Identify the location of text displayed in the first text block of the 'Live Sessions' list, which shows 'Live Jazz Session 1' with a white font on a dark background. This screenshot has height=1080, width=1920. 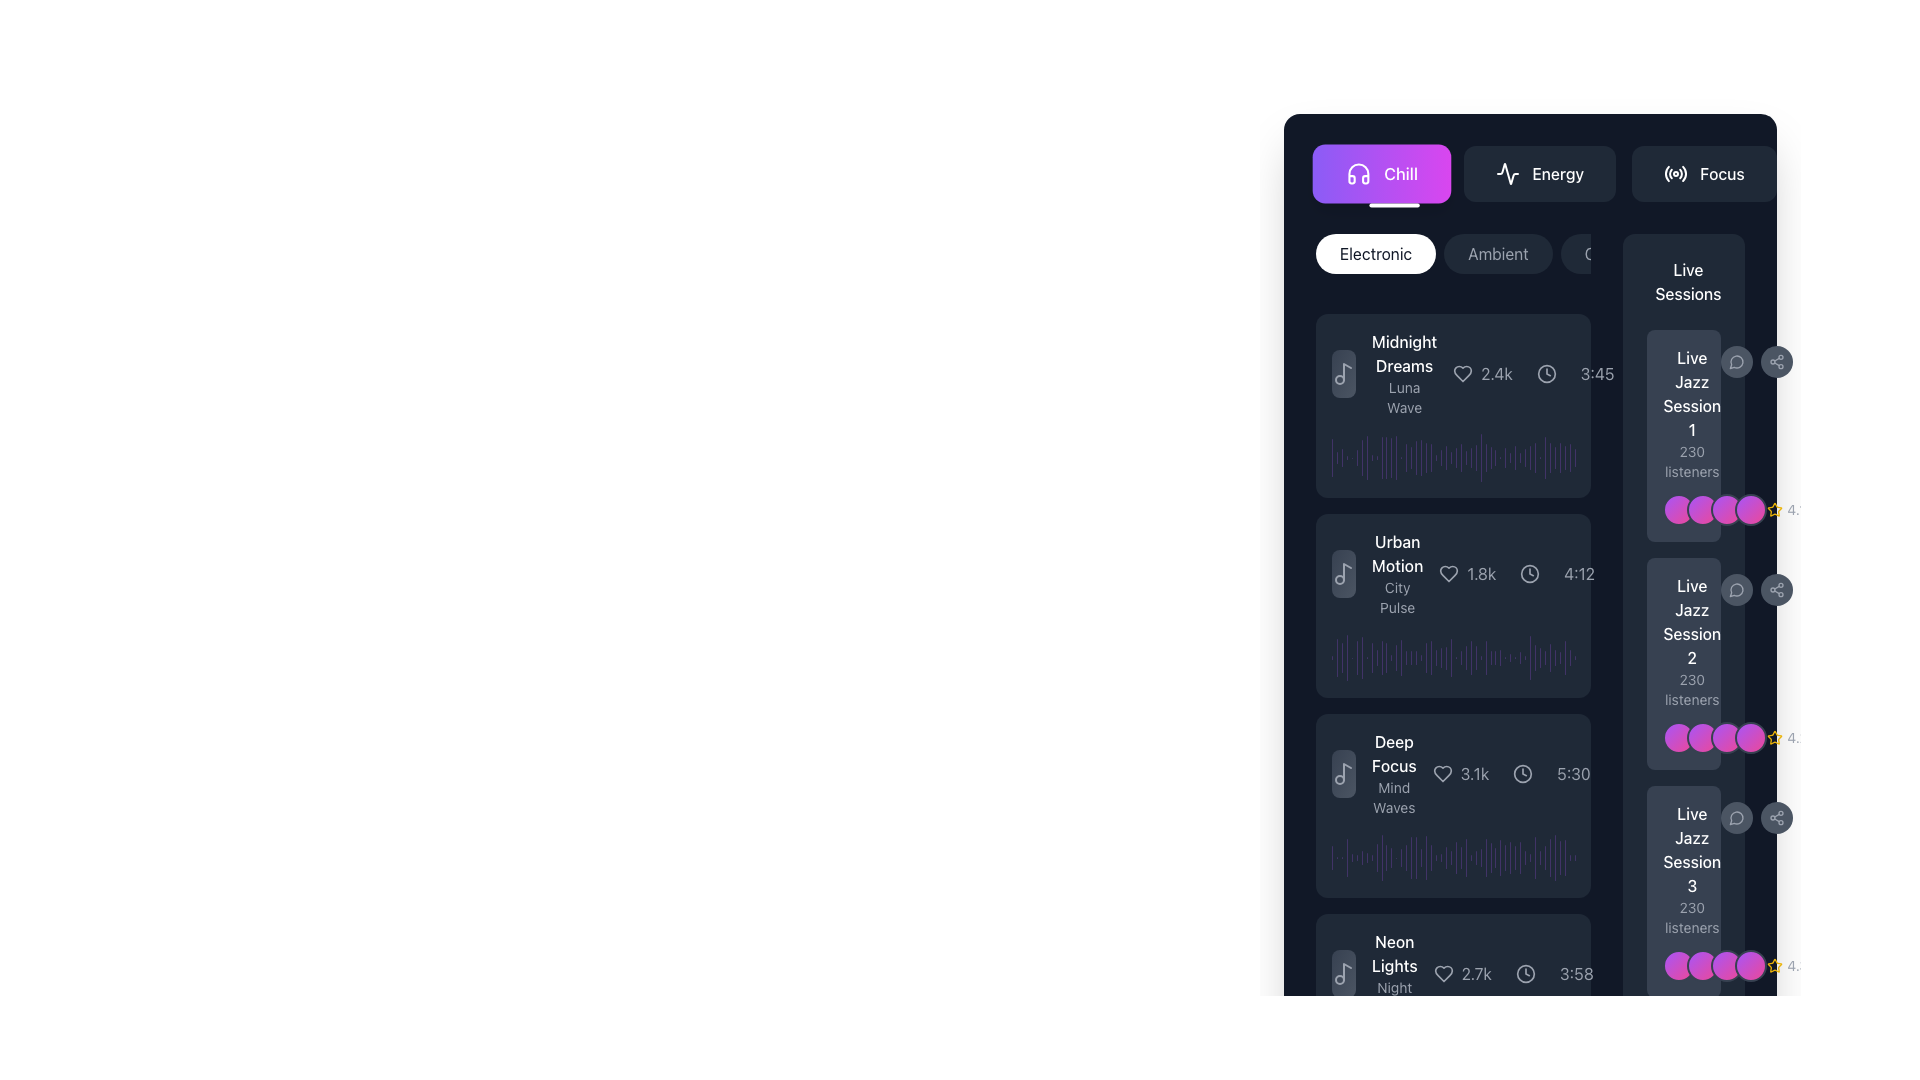
(1691, 393).